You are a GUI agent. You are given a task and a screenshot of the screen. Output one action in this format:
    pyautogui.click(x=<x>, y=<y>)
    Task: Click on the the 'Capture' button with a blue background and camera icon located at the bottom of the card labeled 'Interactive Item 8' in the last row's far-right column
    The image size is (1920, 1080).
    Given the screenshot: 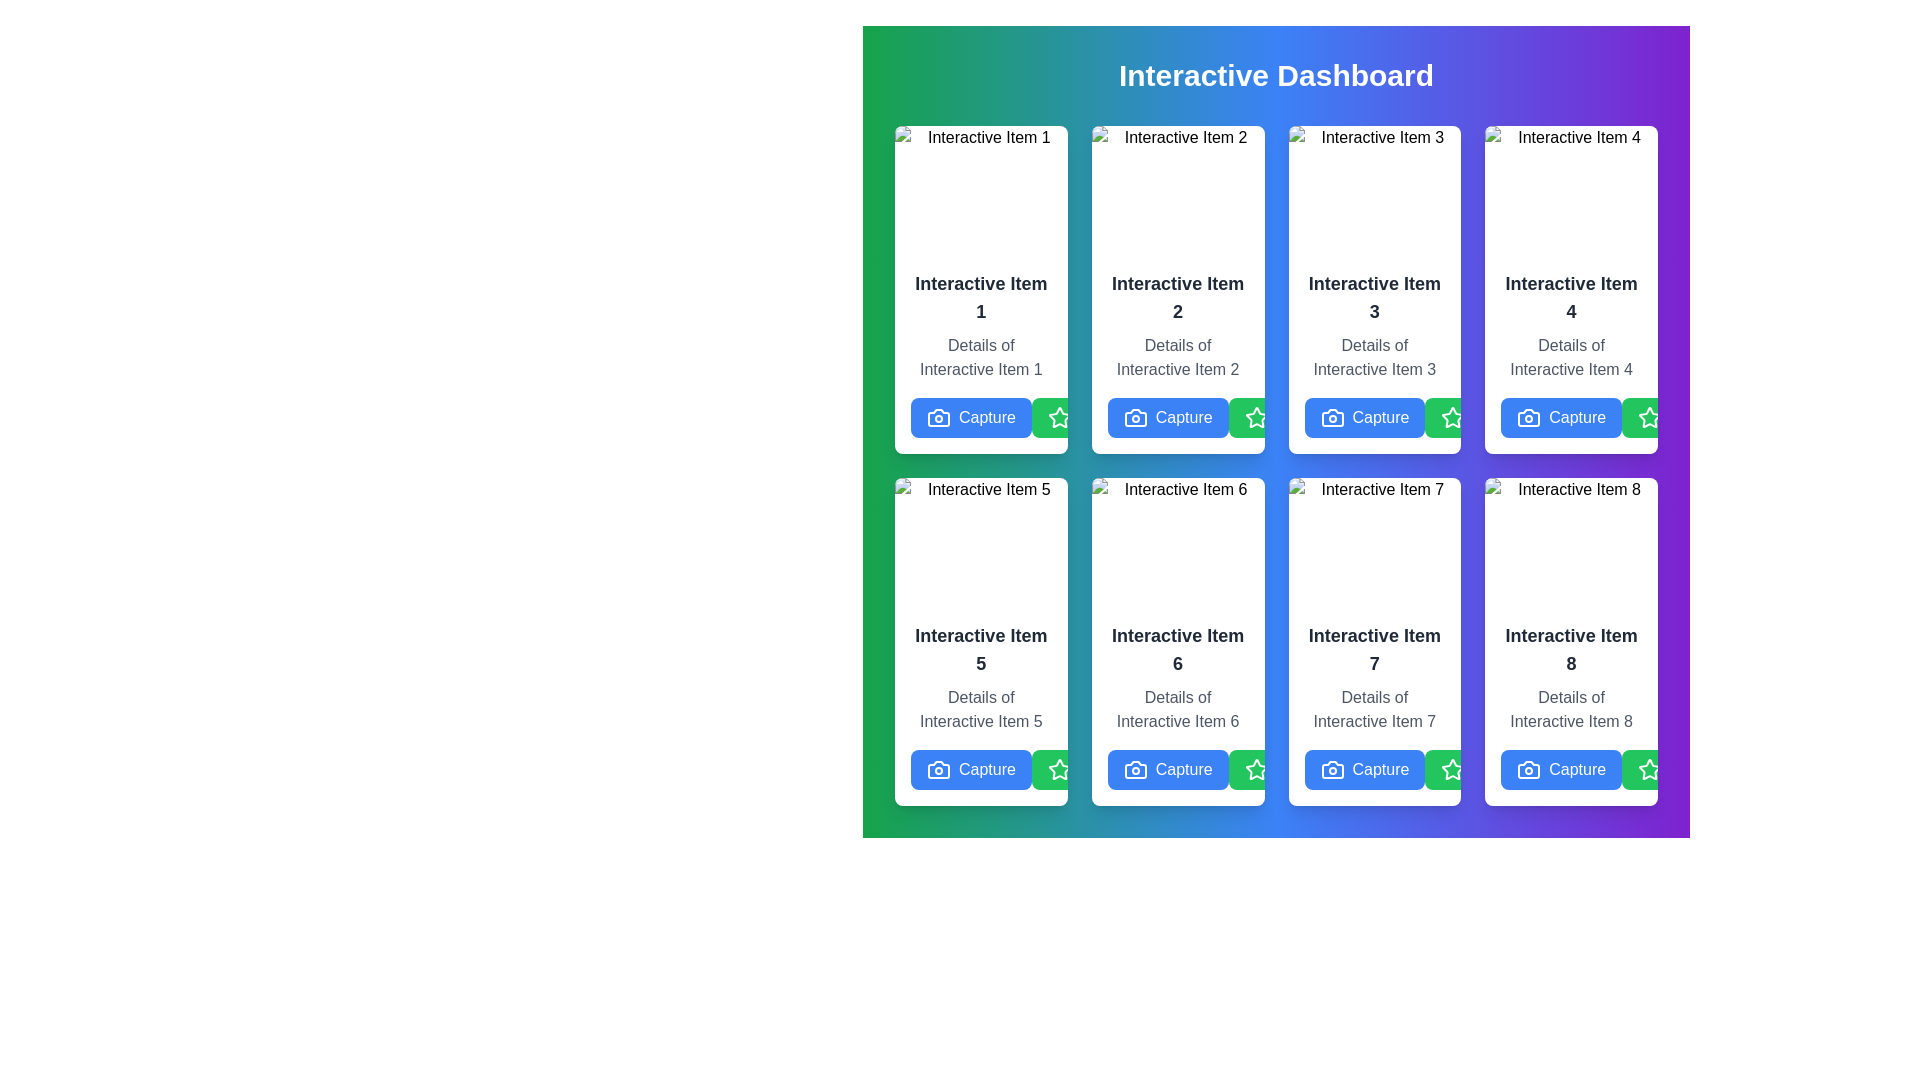 What is the action you would take?
    pyautogui.click(x=1560, y=769)
    